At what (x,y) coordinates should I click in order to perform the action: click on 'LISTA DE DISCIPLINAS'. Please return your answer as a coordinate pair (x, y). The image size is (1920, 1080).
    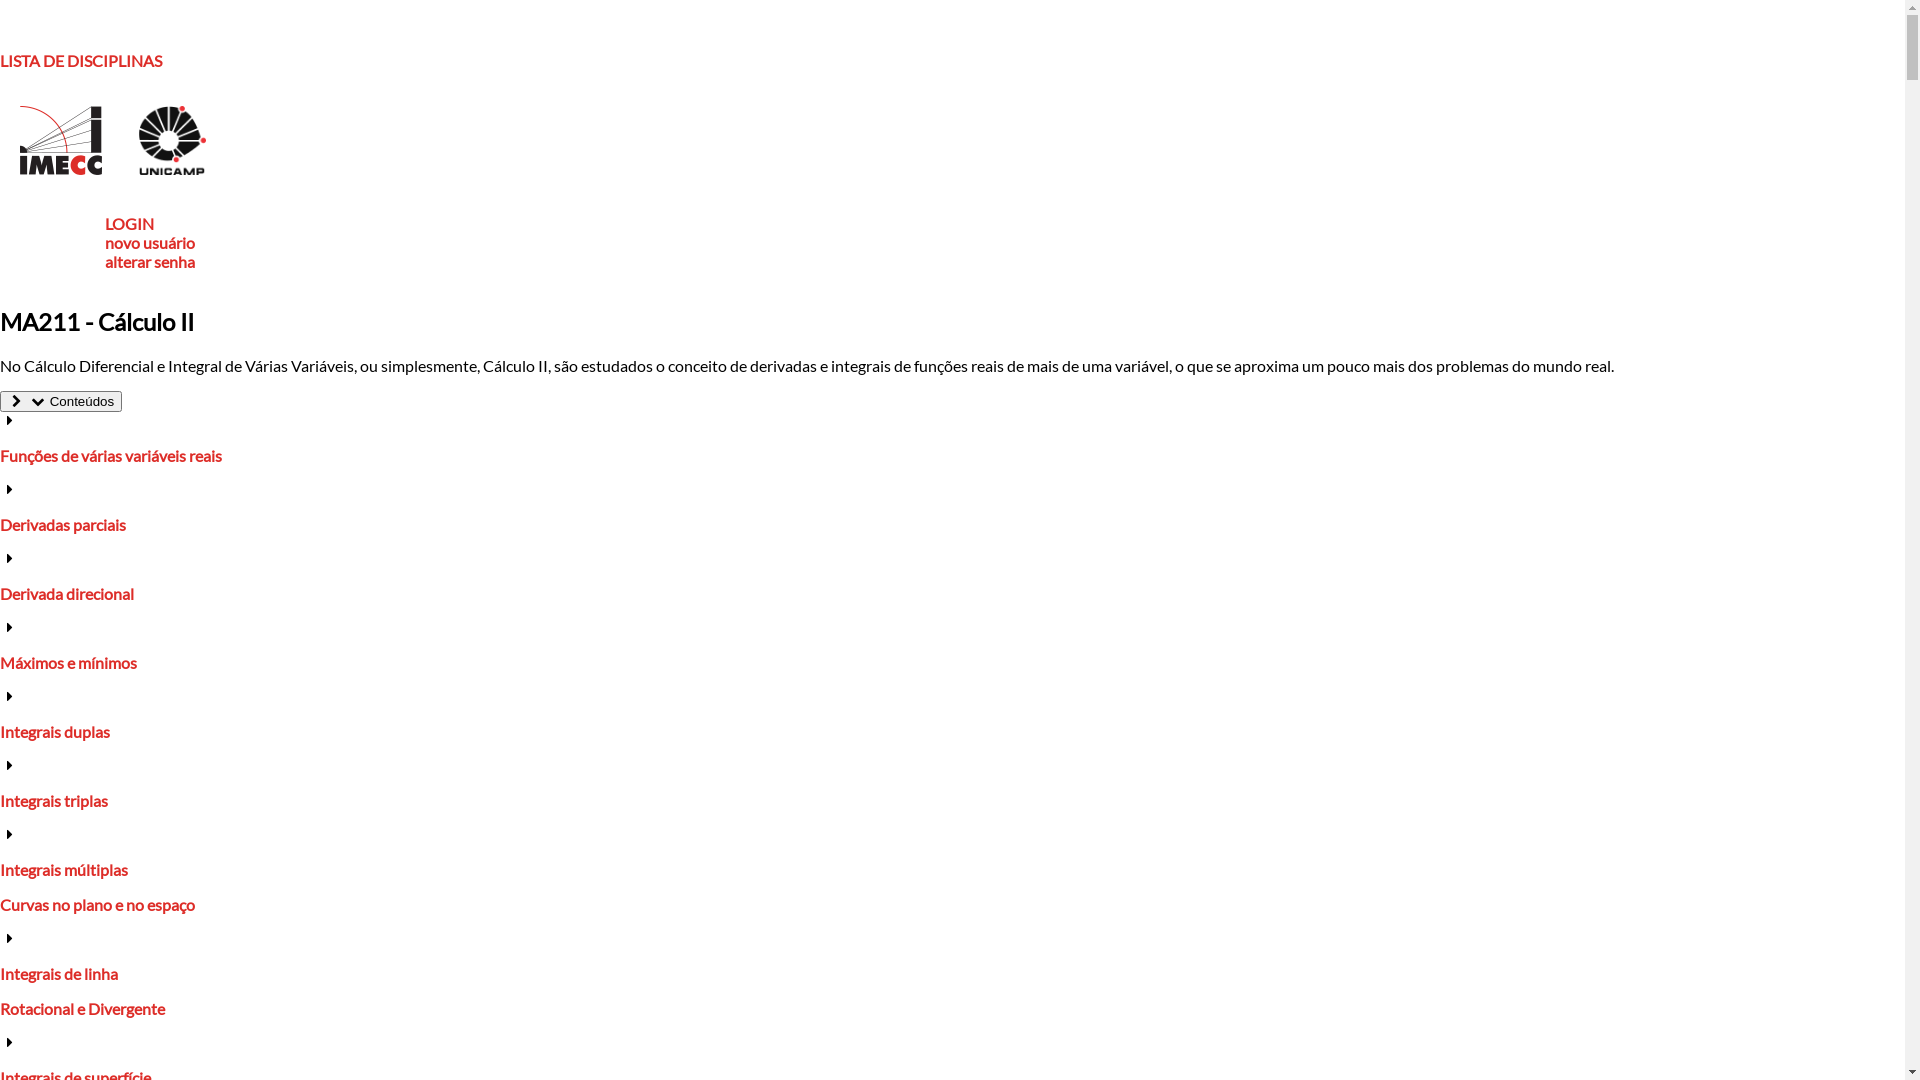
    Looking at the image, I should click on (0, 59).